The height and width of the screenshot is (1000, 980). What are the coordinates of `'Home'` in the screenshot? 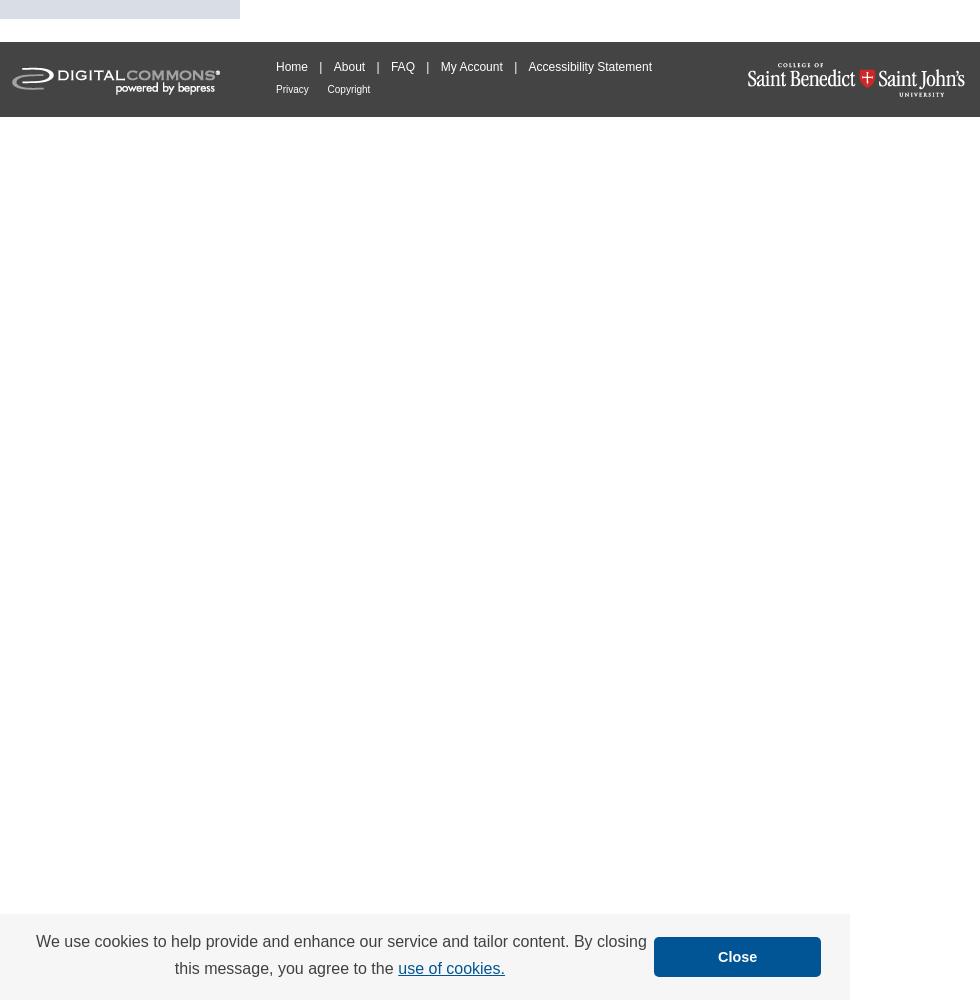 It's located at (275, 66).